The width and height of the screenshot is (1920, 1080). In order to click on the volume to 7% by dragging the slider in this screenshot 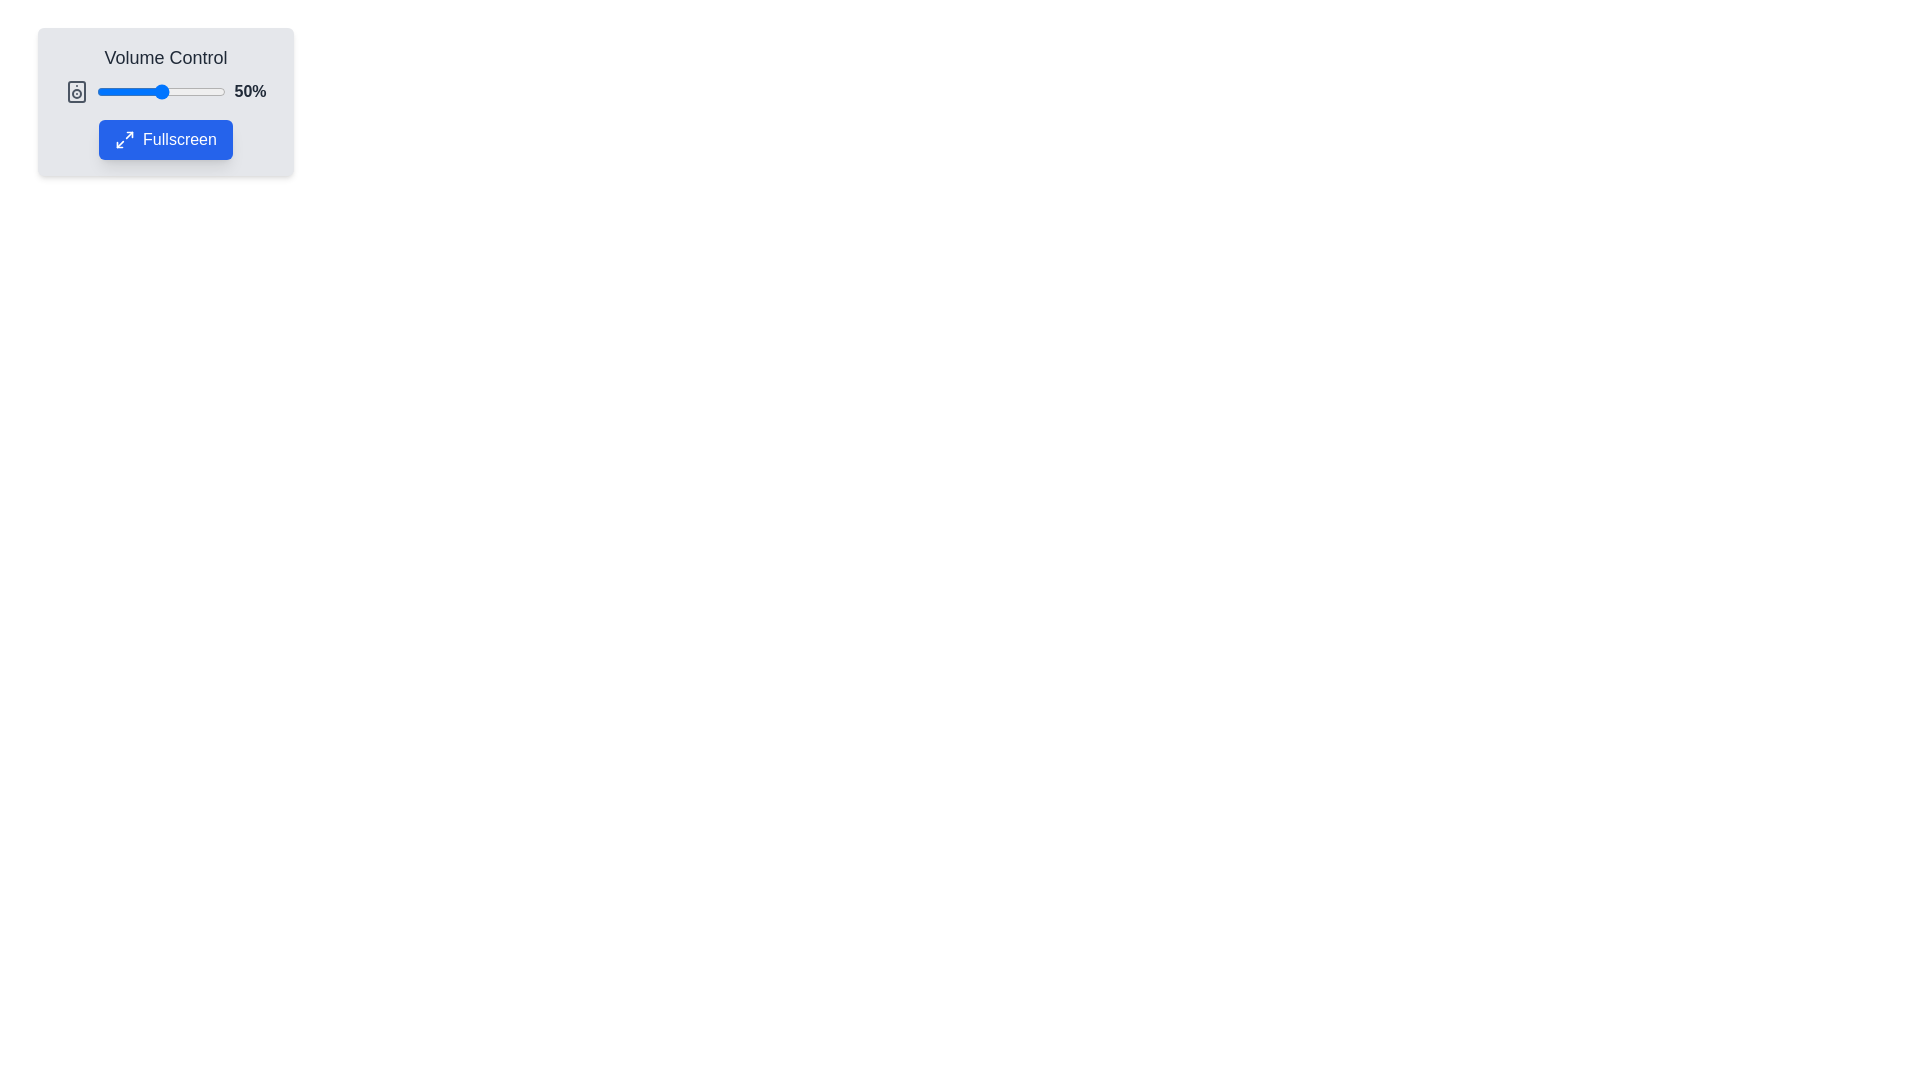, I will do `click(105, 92)`.